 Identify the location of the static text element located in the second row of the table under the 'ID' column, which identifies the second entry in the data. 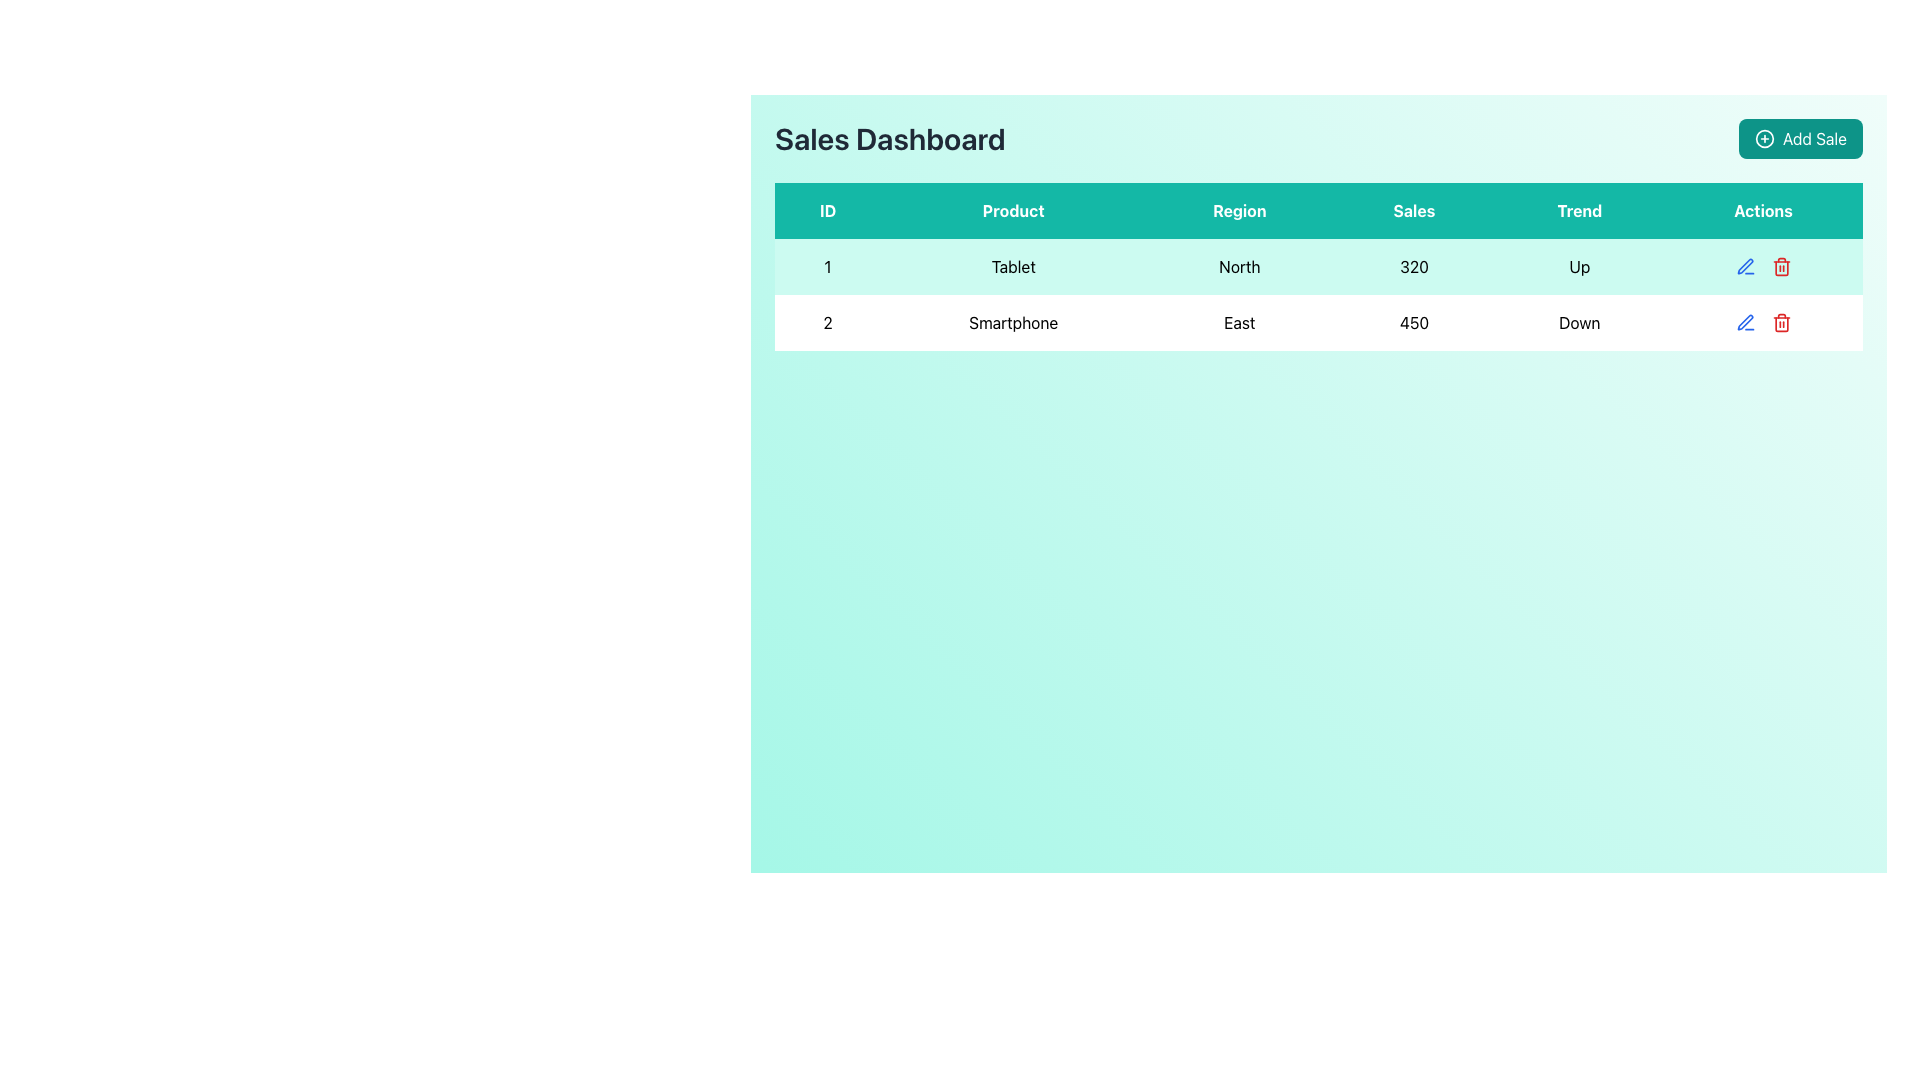
(828, 322).